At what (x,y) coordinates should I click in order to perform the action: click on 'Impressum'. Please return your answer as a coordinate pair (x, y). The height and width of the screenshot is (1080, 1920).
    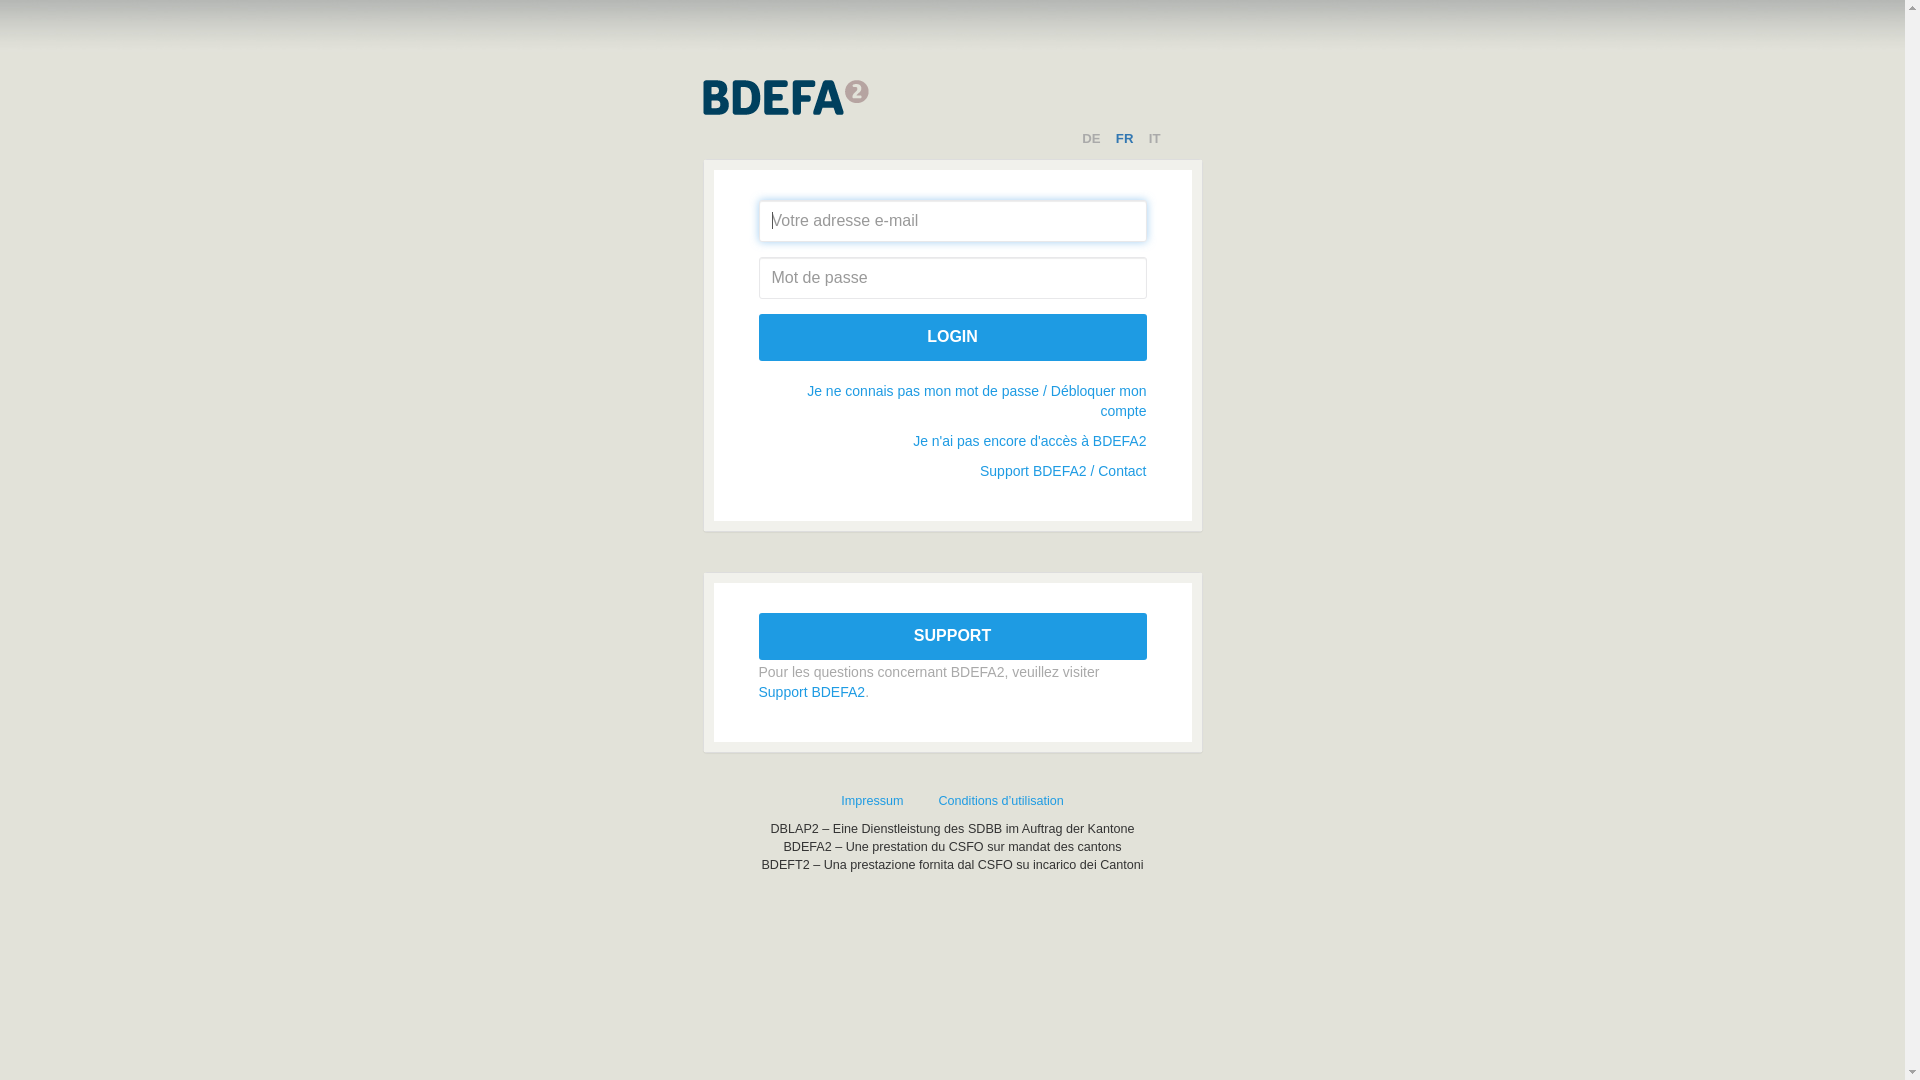
    Looking at the image, I should click on (840, 800).